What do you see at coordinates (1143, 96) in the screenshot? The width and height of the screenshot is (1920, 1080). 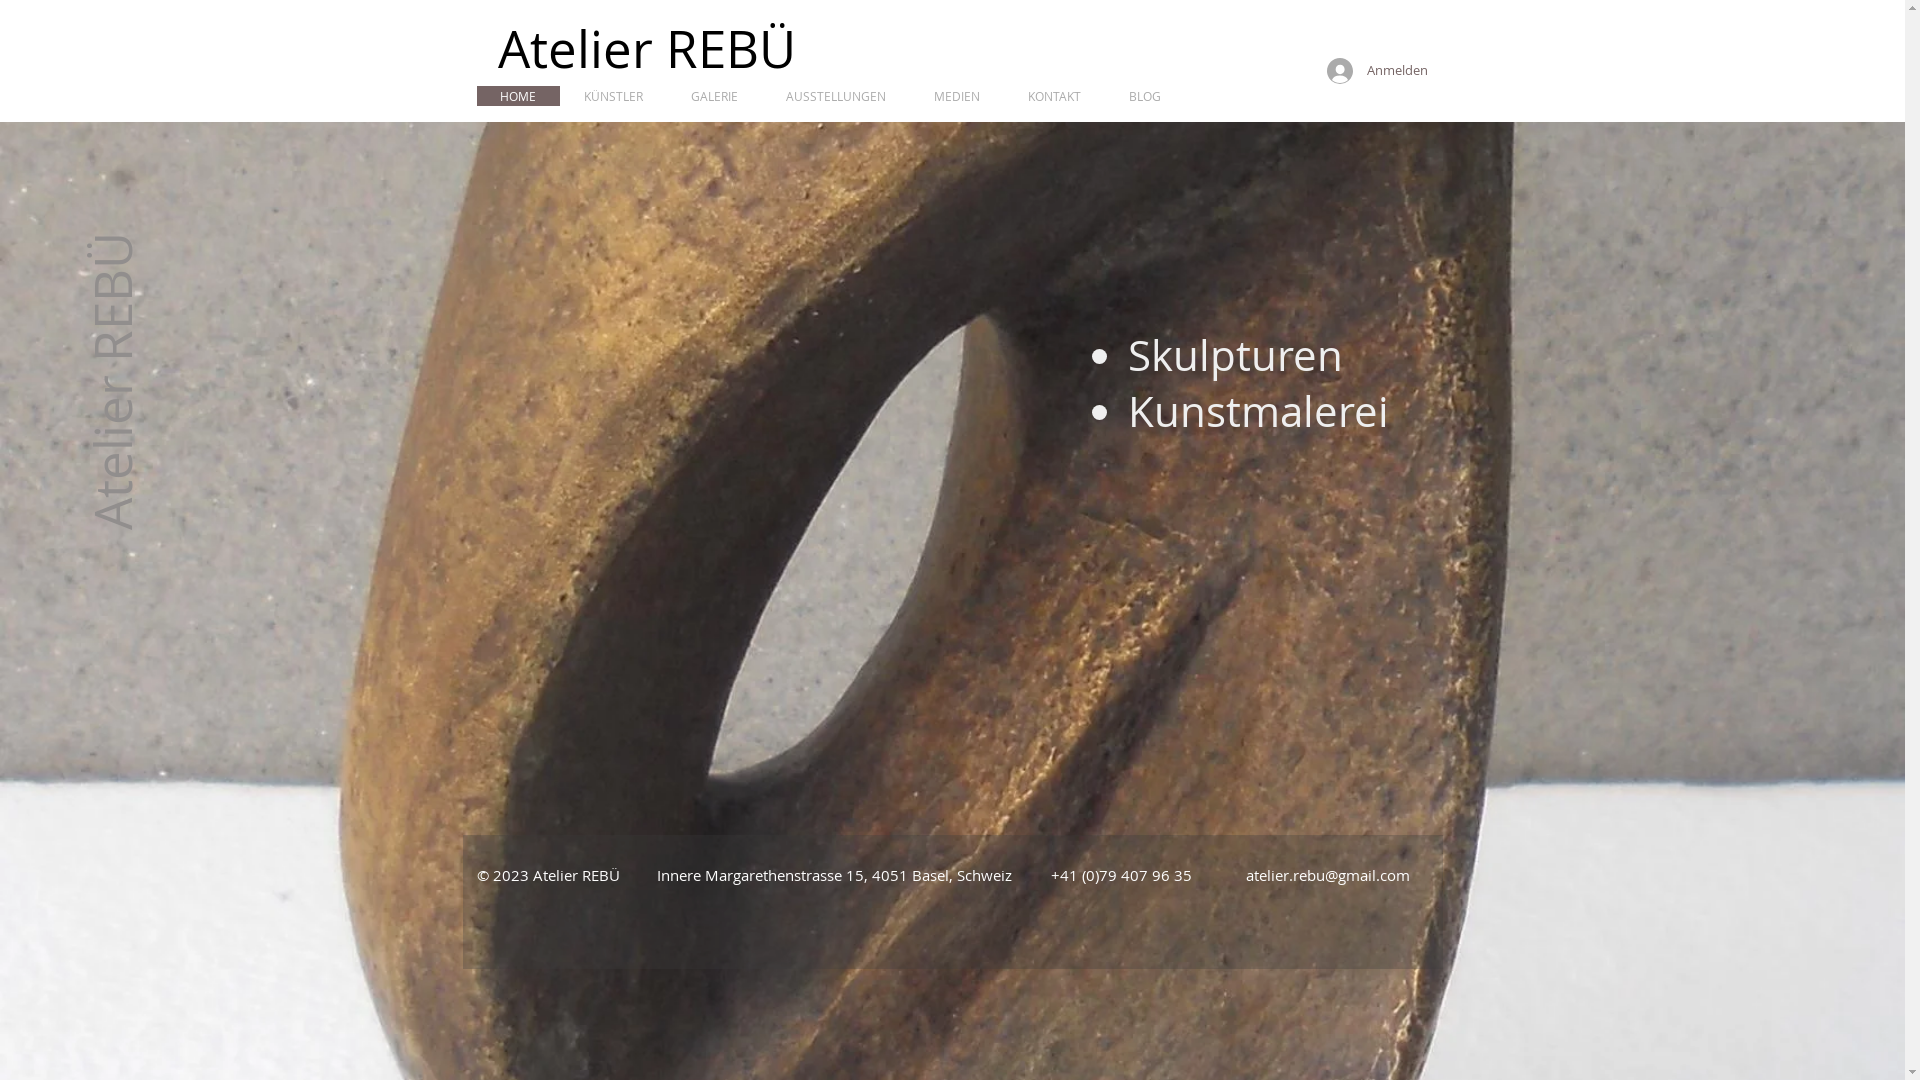 I see `'BLOG'` at bounding box center [1143, 96].